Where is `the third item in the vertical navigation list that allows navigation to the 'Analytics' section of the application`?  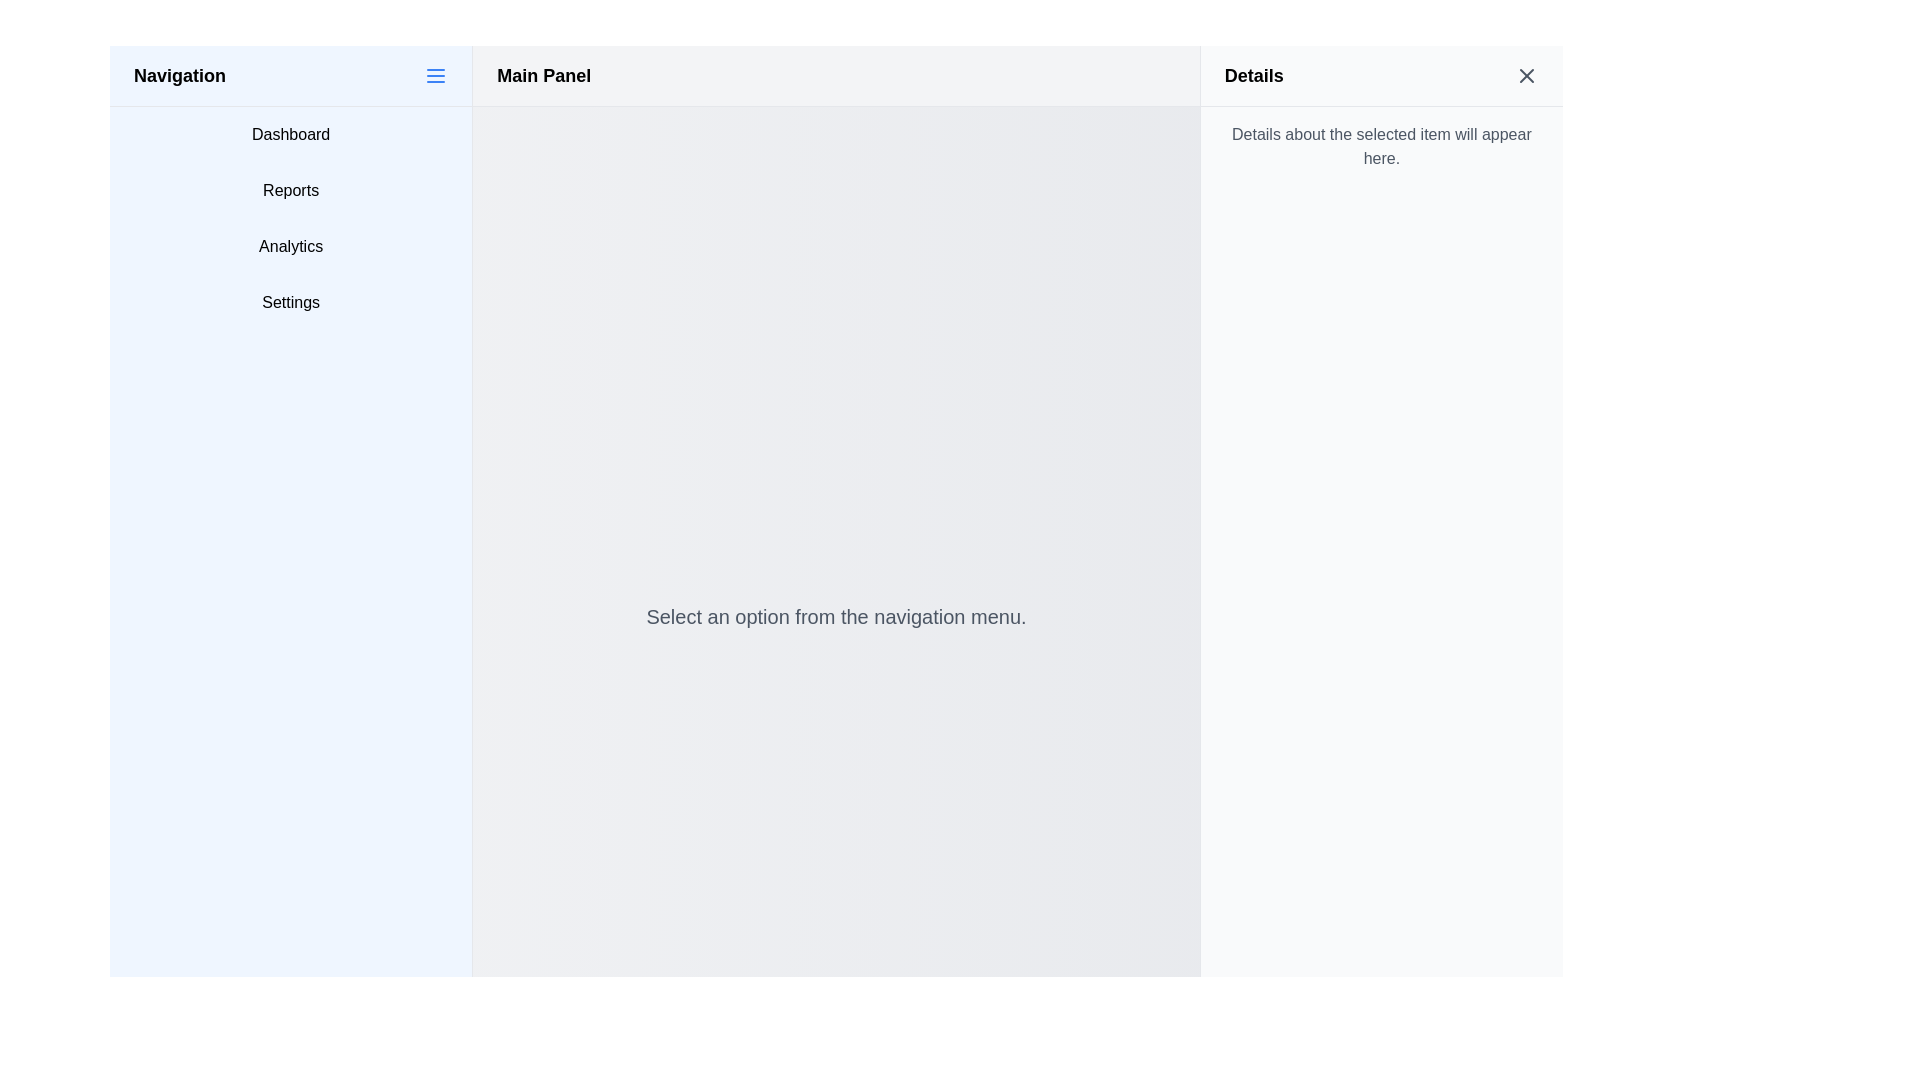 the third item in the vertical navigation list that allows navigation to the 'Analytics' section of the application is located at coordinates (290, 245).